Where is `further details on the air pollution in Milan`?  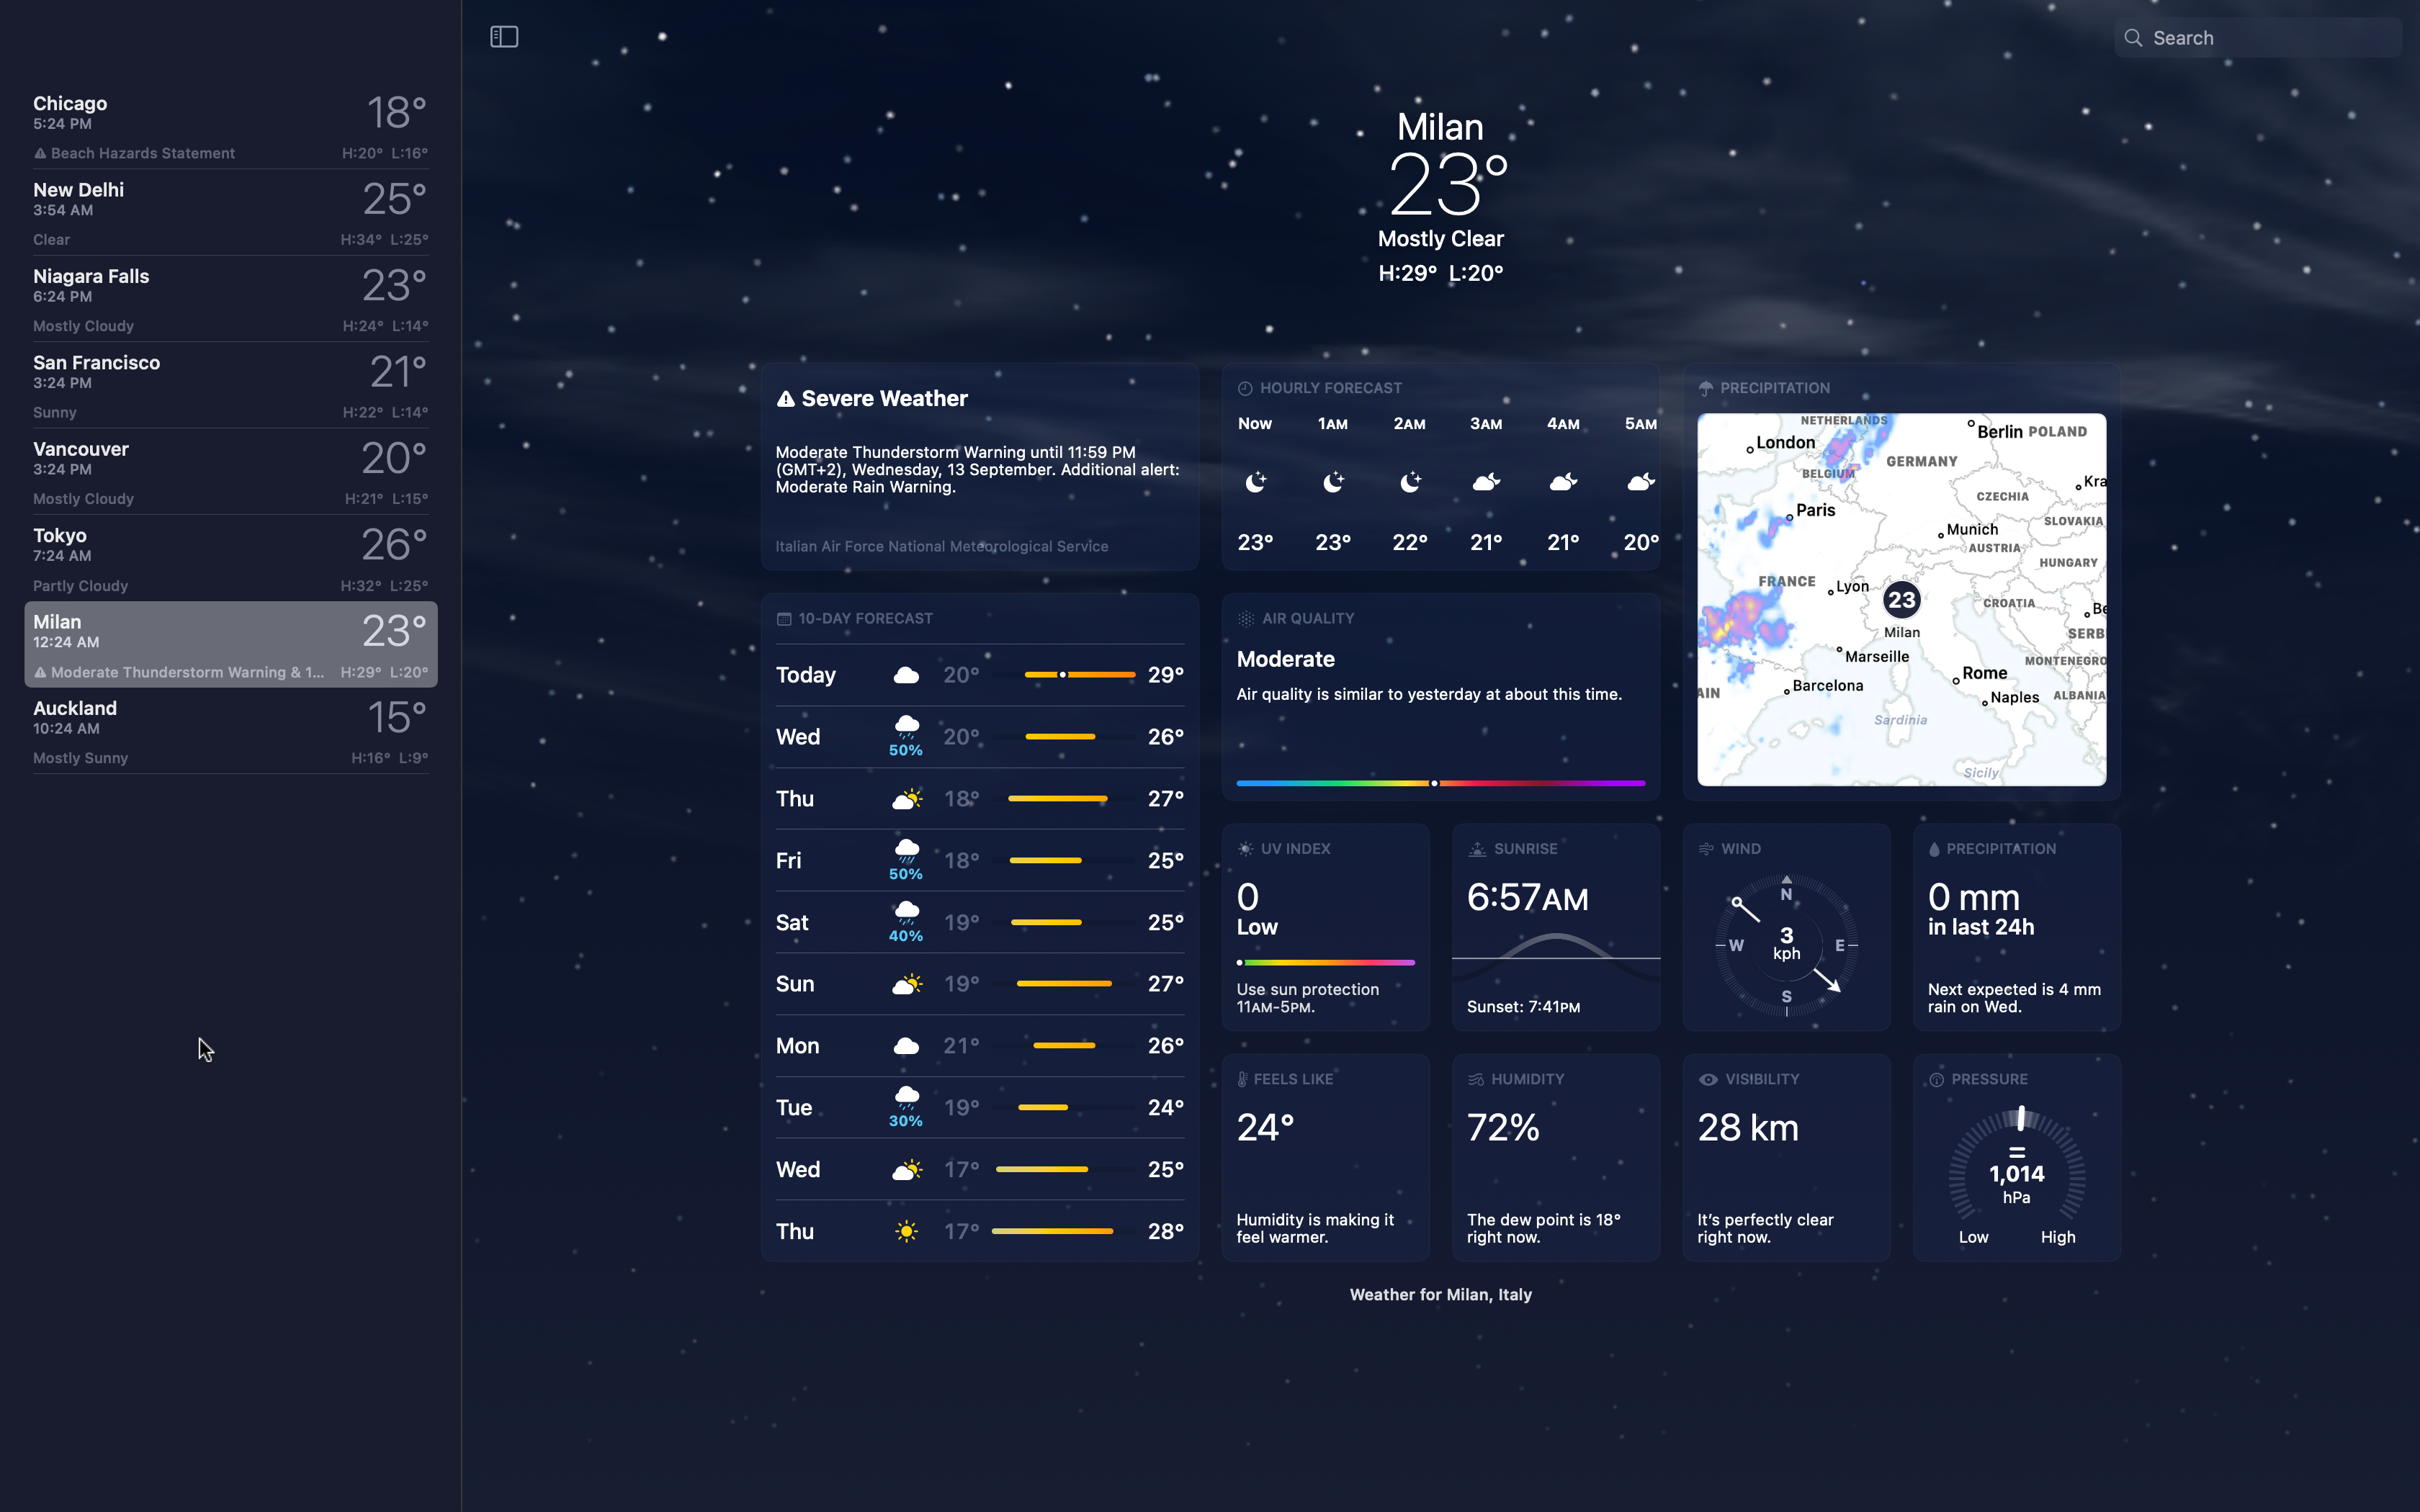
further details on the air pollution in Milan is located at coordinates (1440, 693).